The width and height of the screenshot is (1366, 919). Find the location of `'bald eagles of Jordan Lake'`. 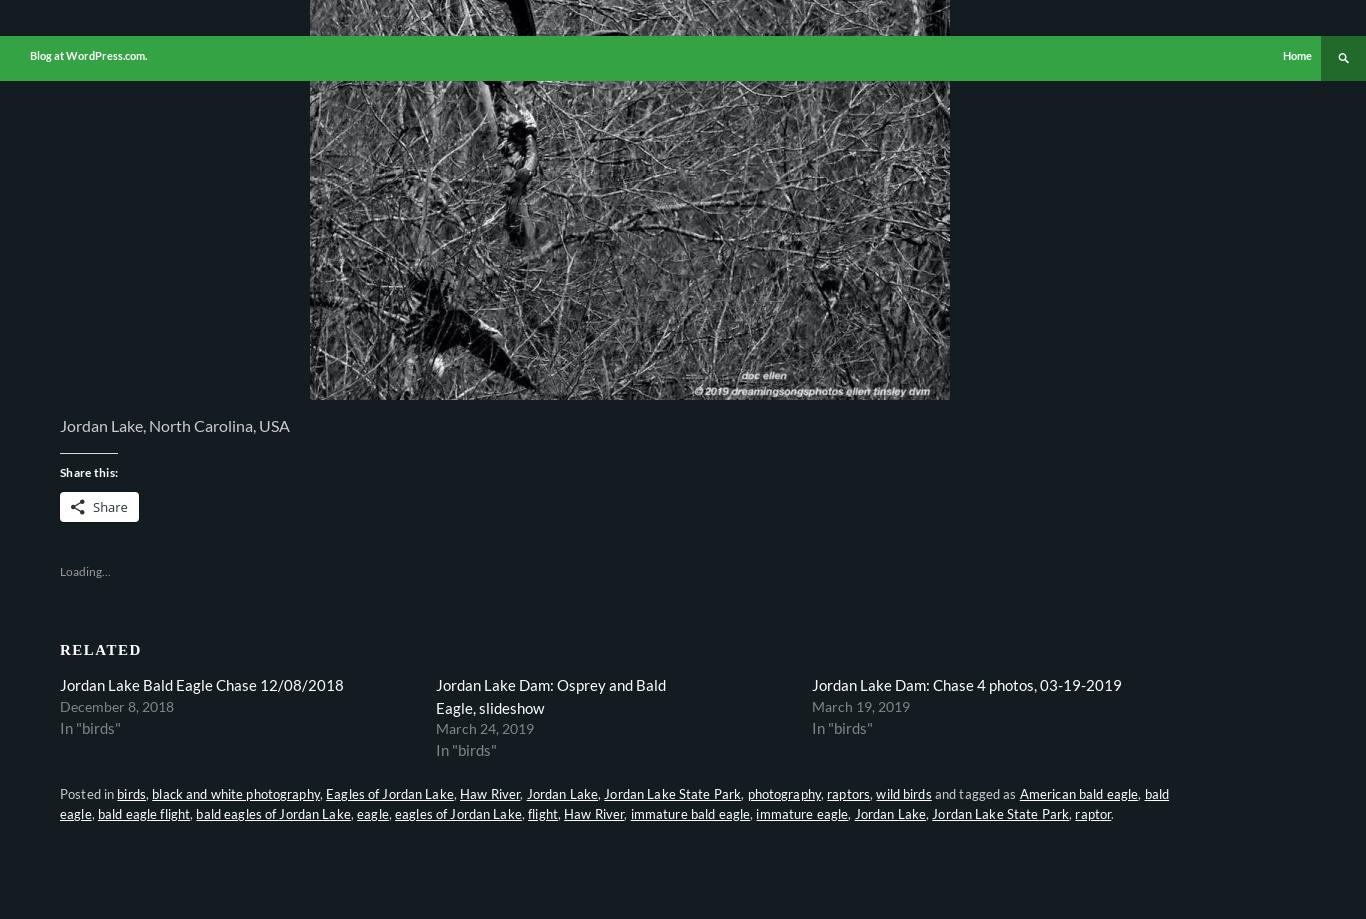

'bald eagles of Jordan Lake' is located at coordinates (273, 813).